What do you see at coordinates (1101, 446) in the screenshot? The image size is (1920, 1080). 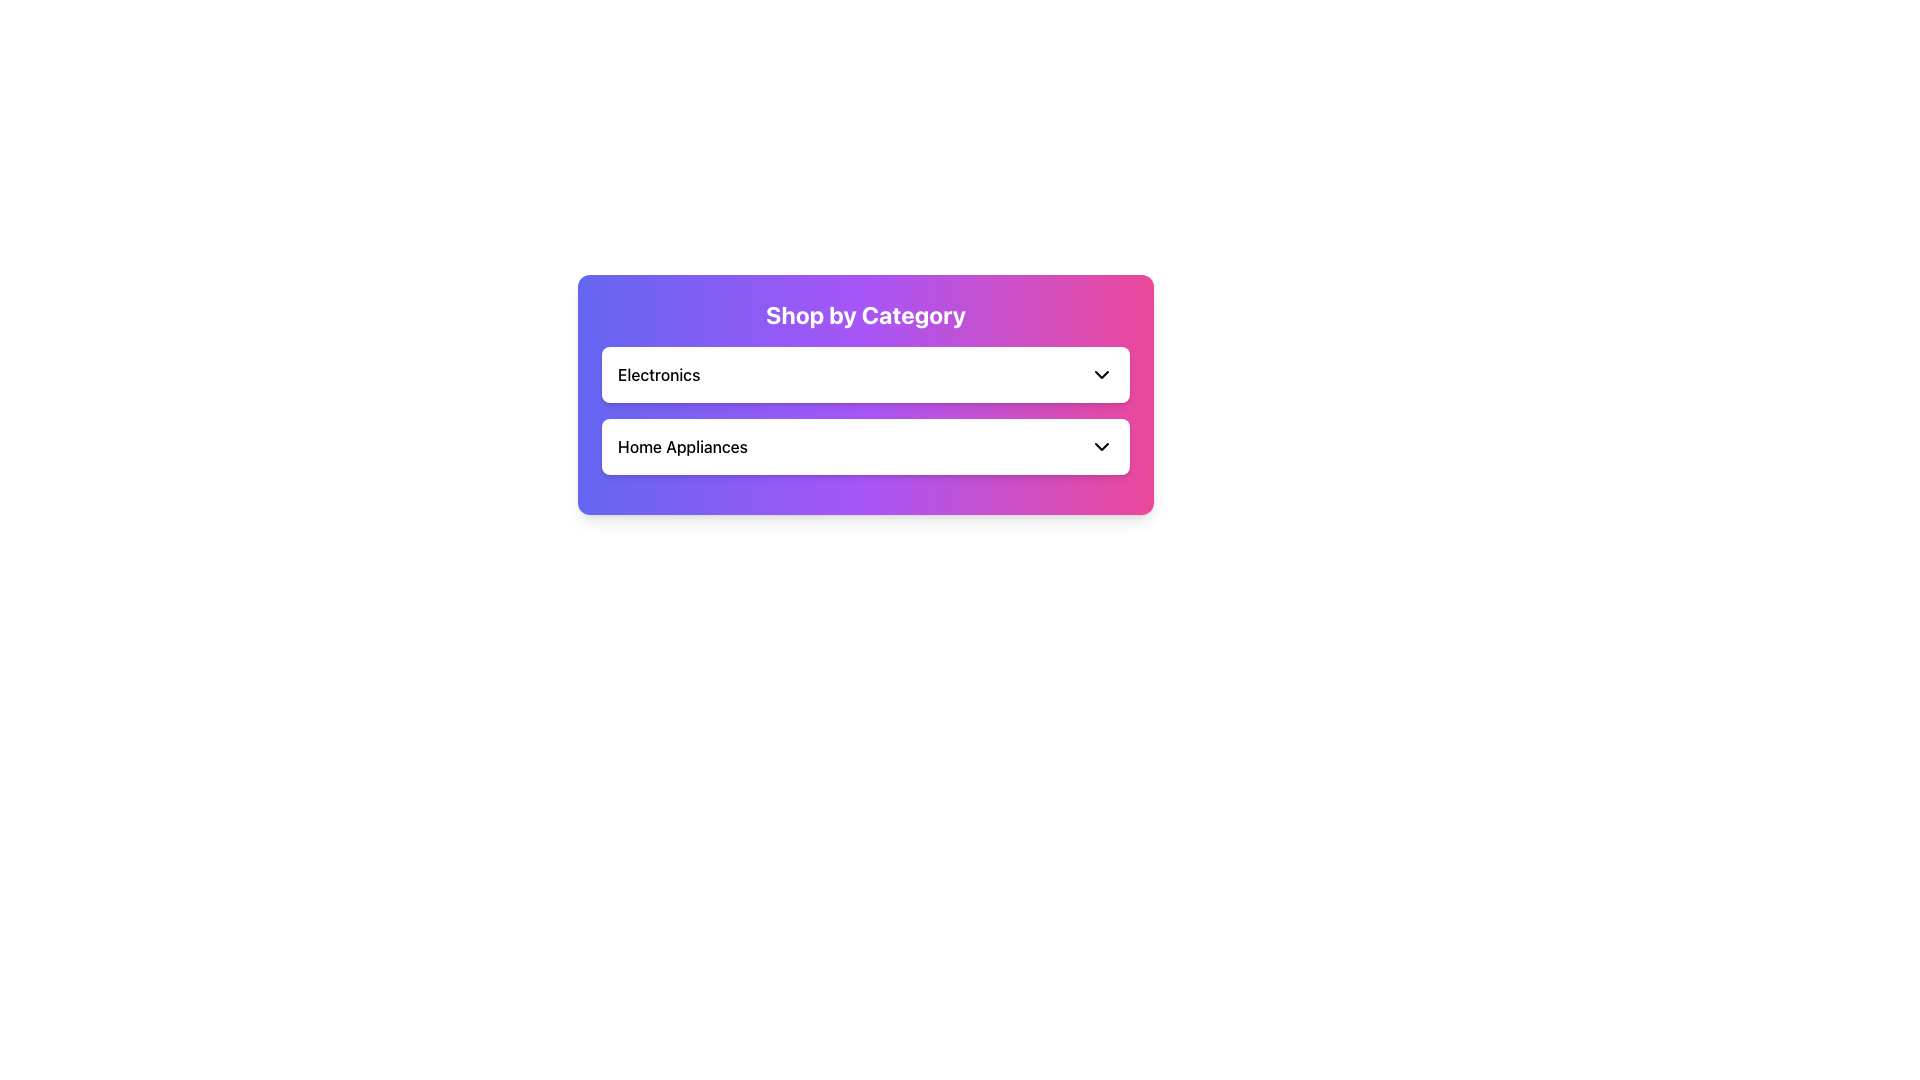 I see `the chevron icon` at bounding box center [1101, 446].